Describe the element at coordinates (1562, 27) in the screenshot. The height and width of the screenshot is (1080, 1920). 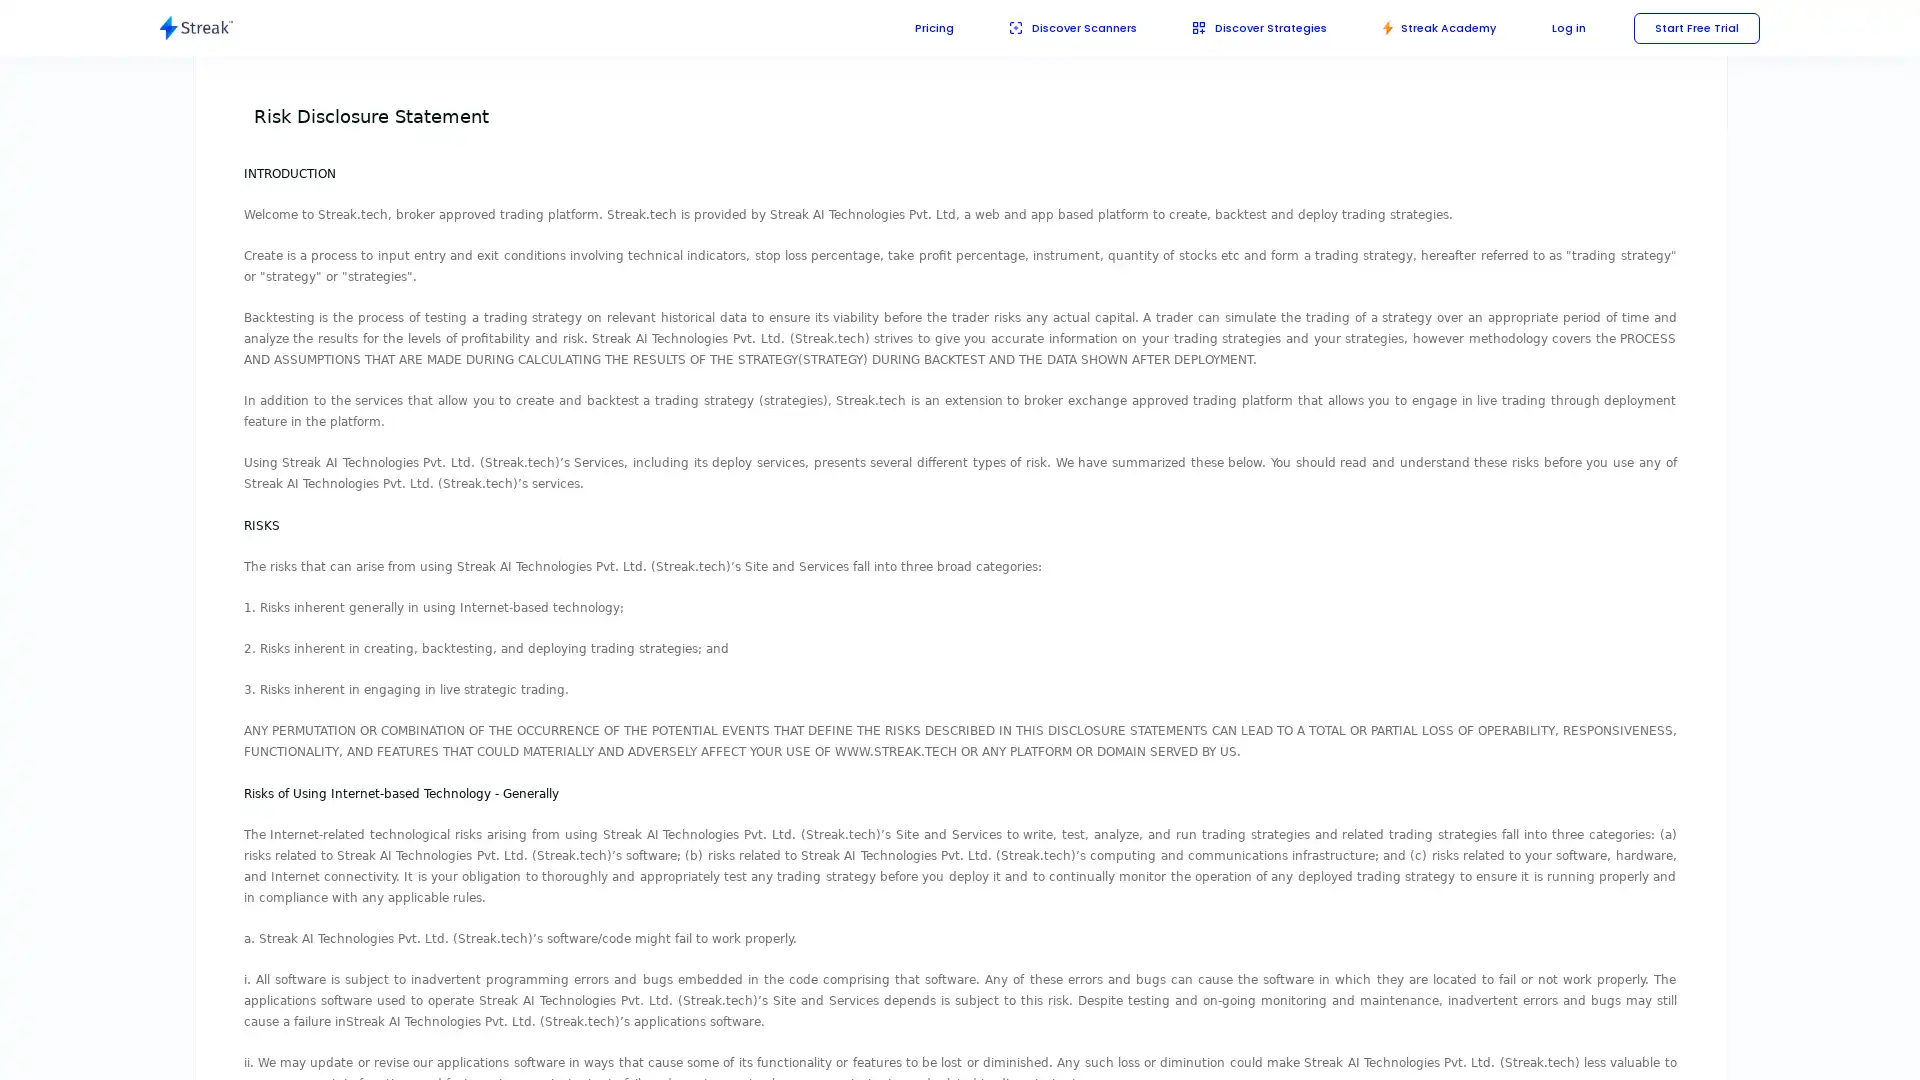
I see `Log in` at that location.